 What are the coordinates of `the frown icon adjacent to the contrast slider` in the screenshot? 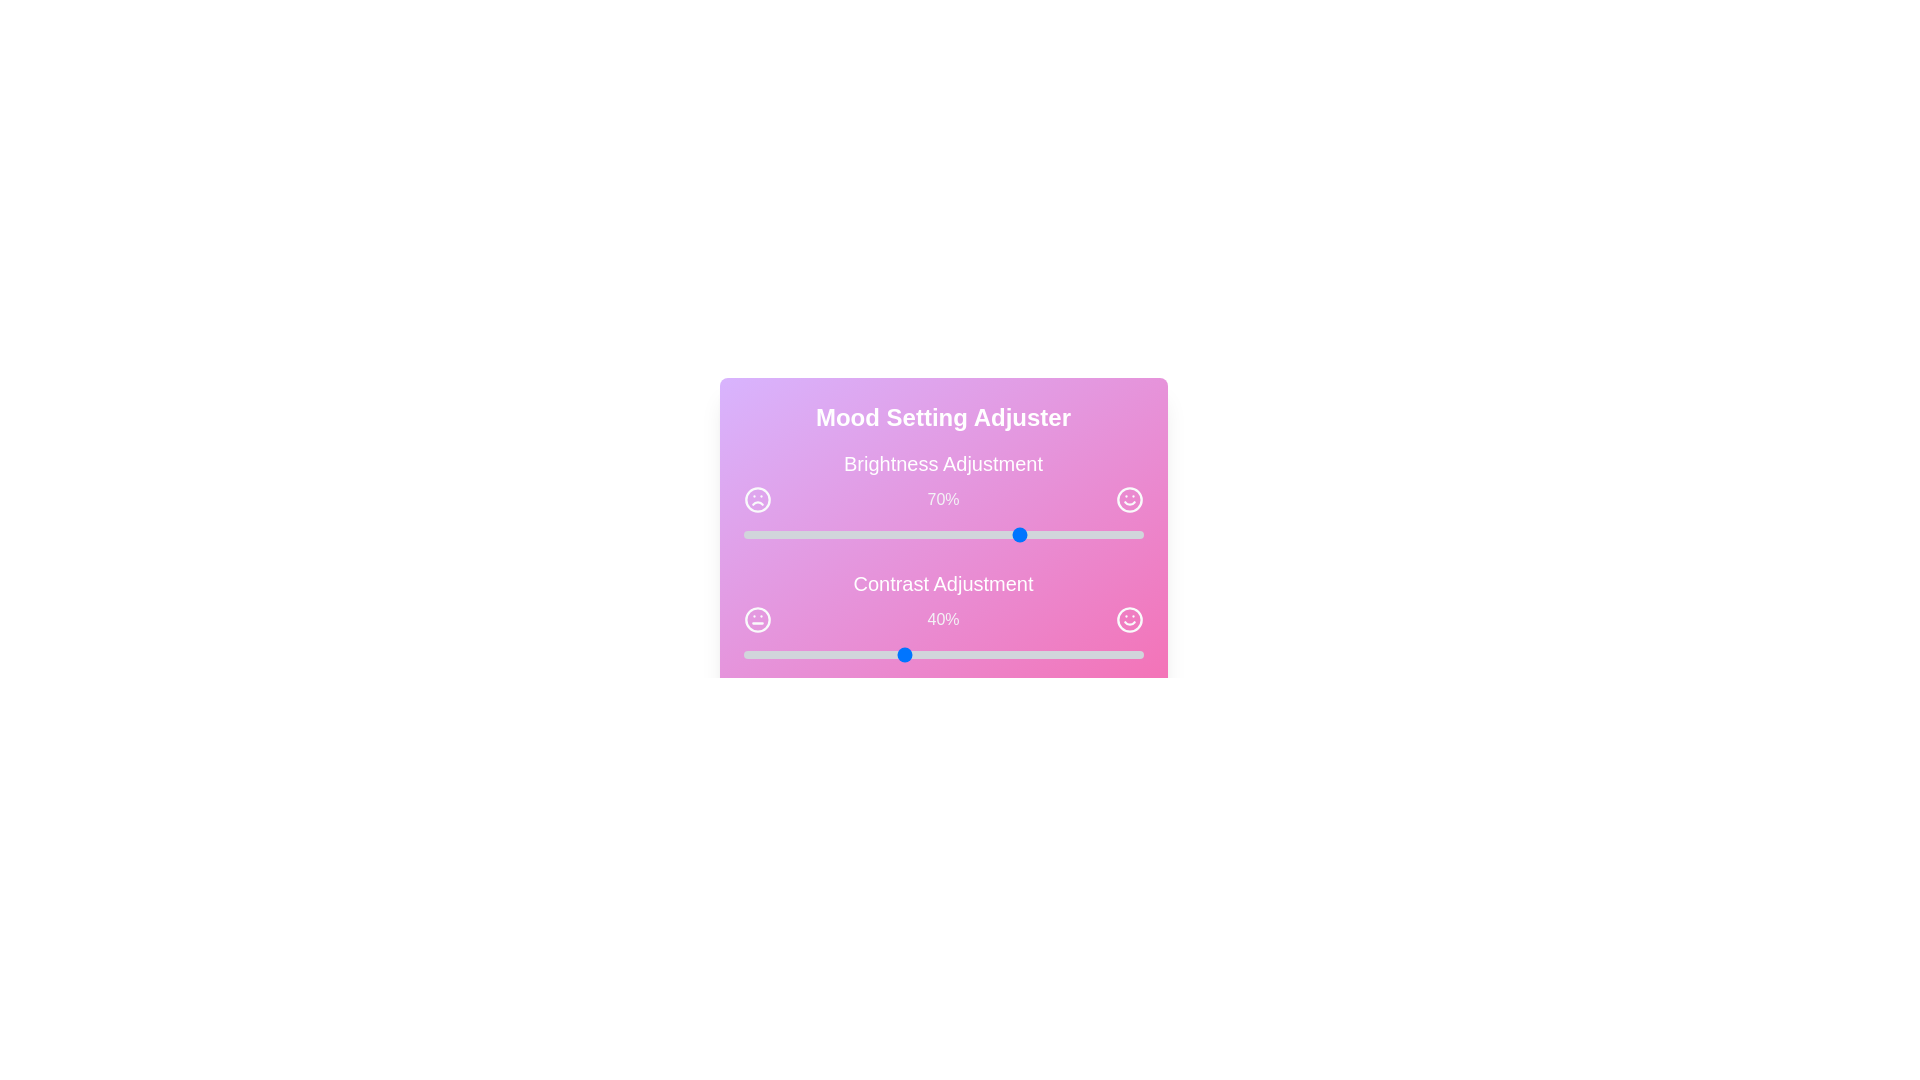 It's located at (756, 619).